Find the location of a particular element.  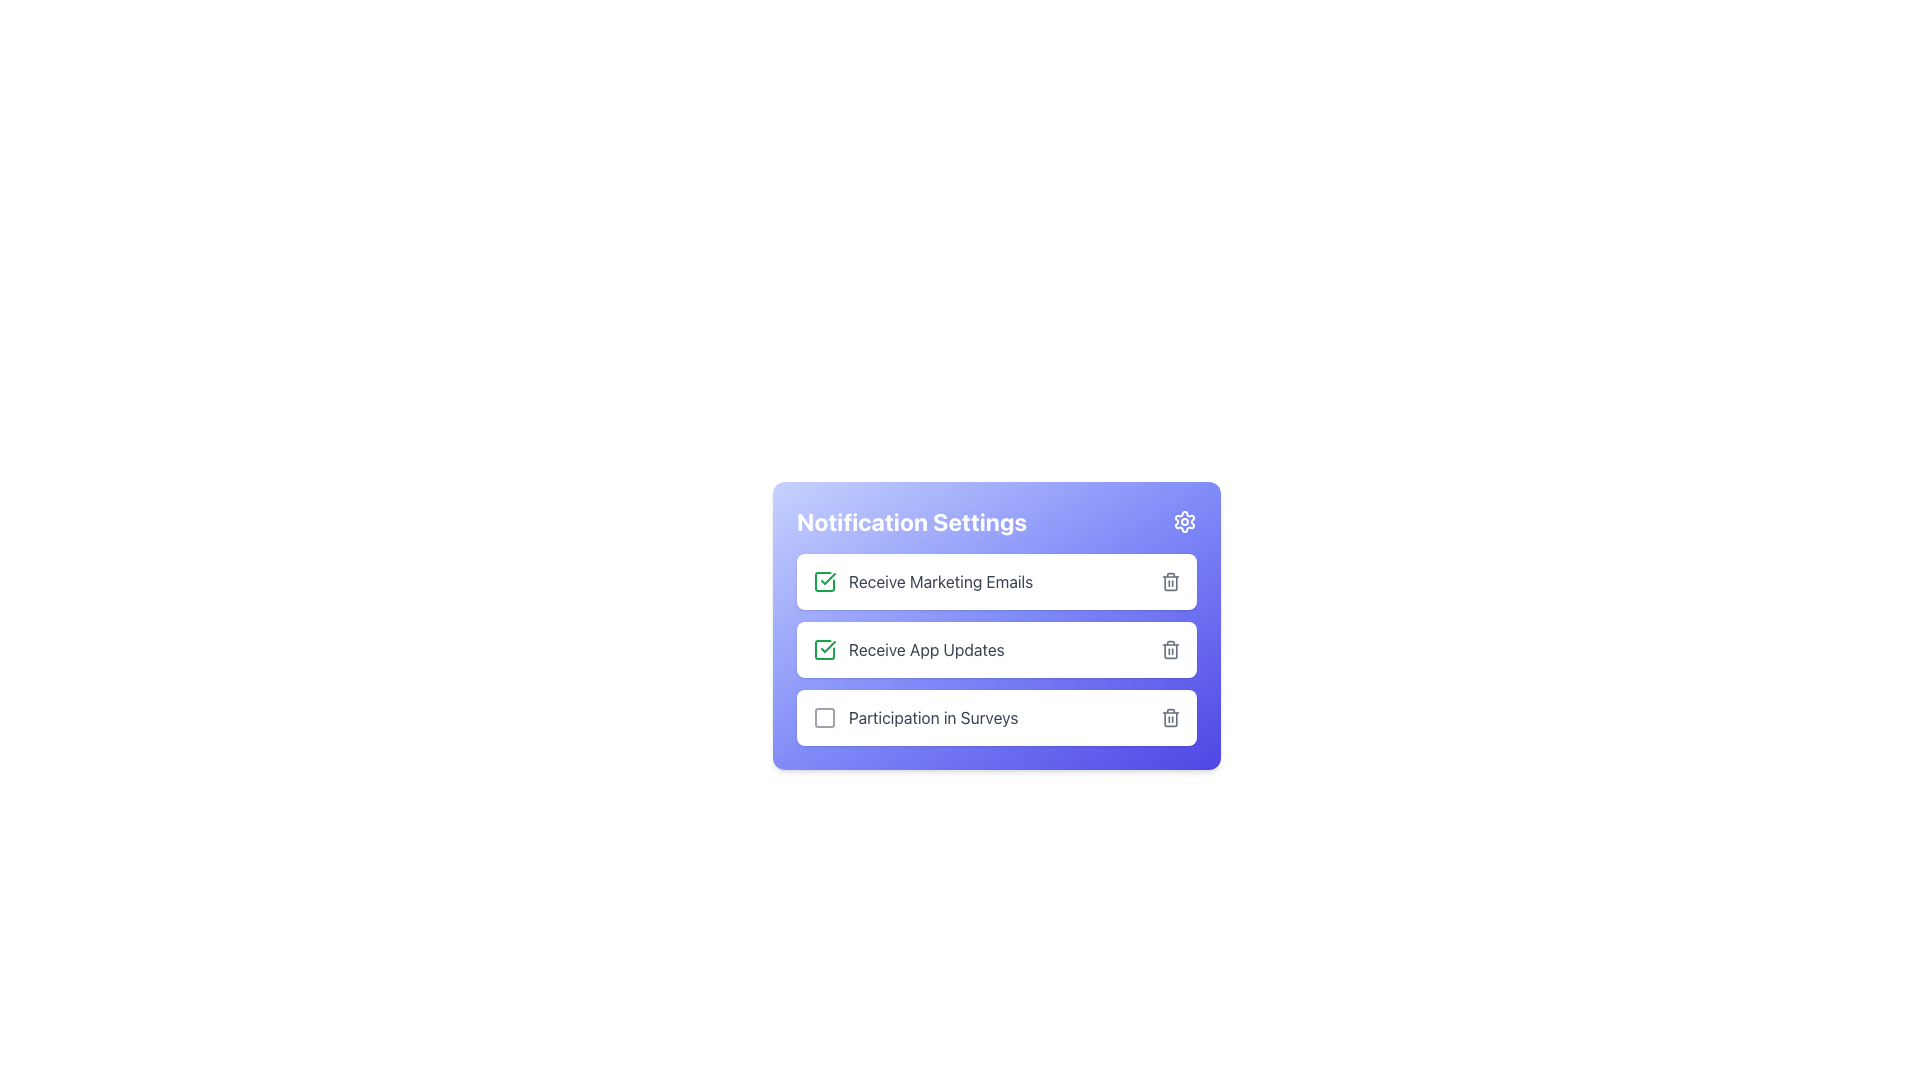

the settings button located in the top-right corner of the 'Notification Settings' visual box is located at coordinates (1185, 520).